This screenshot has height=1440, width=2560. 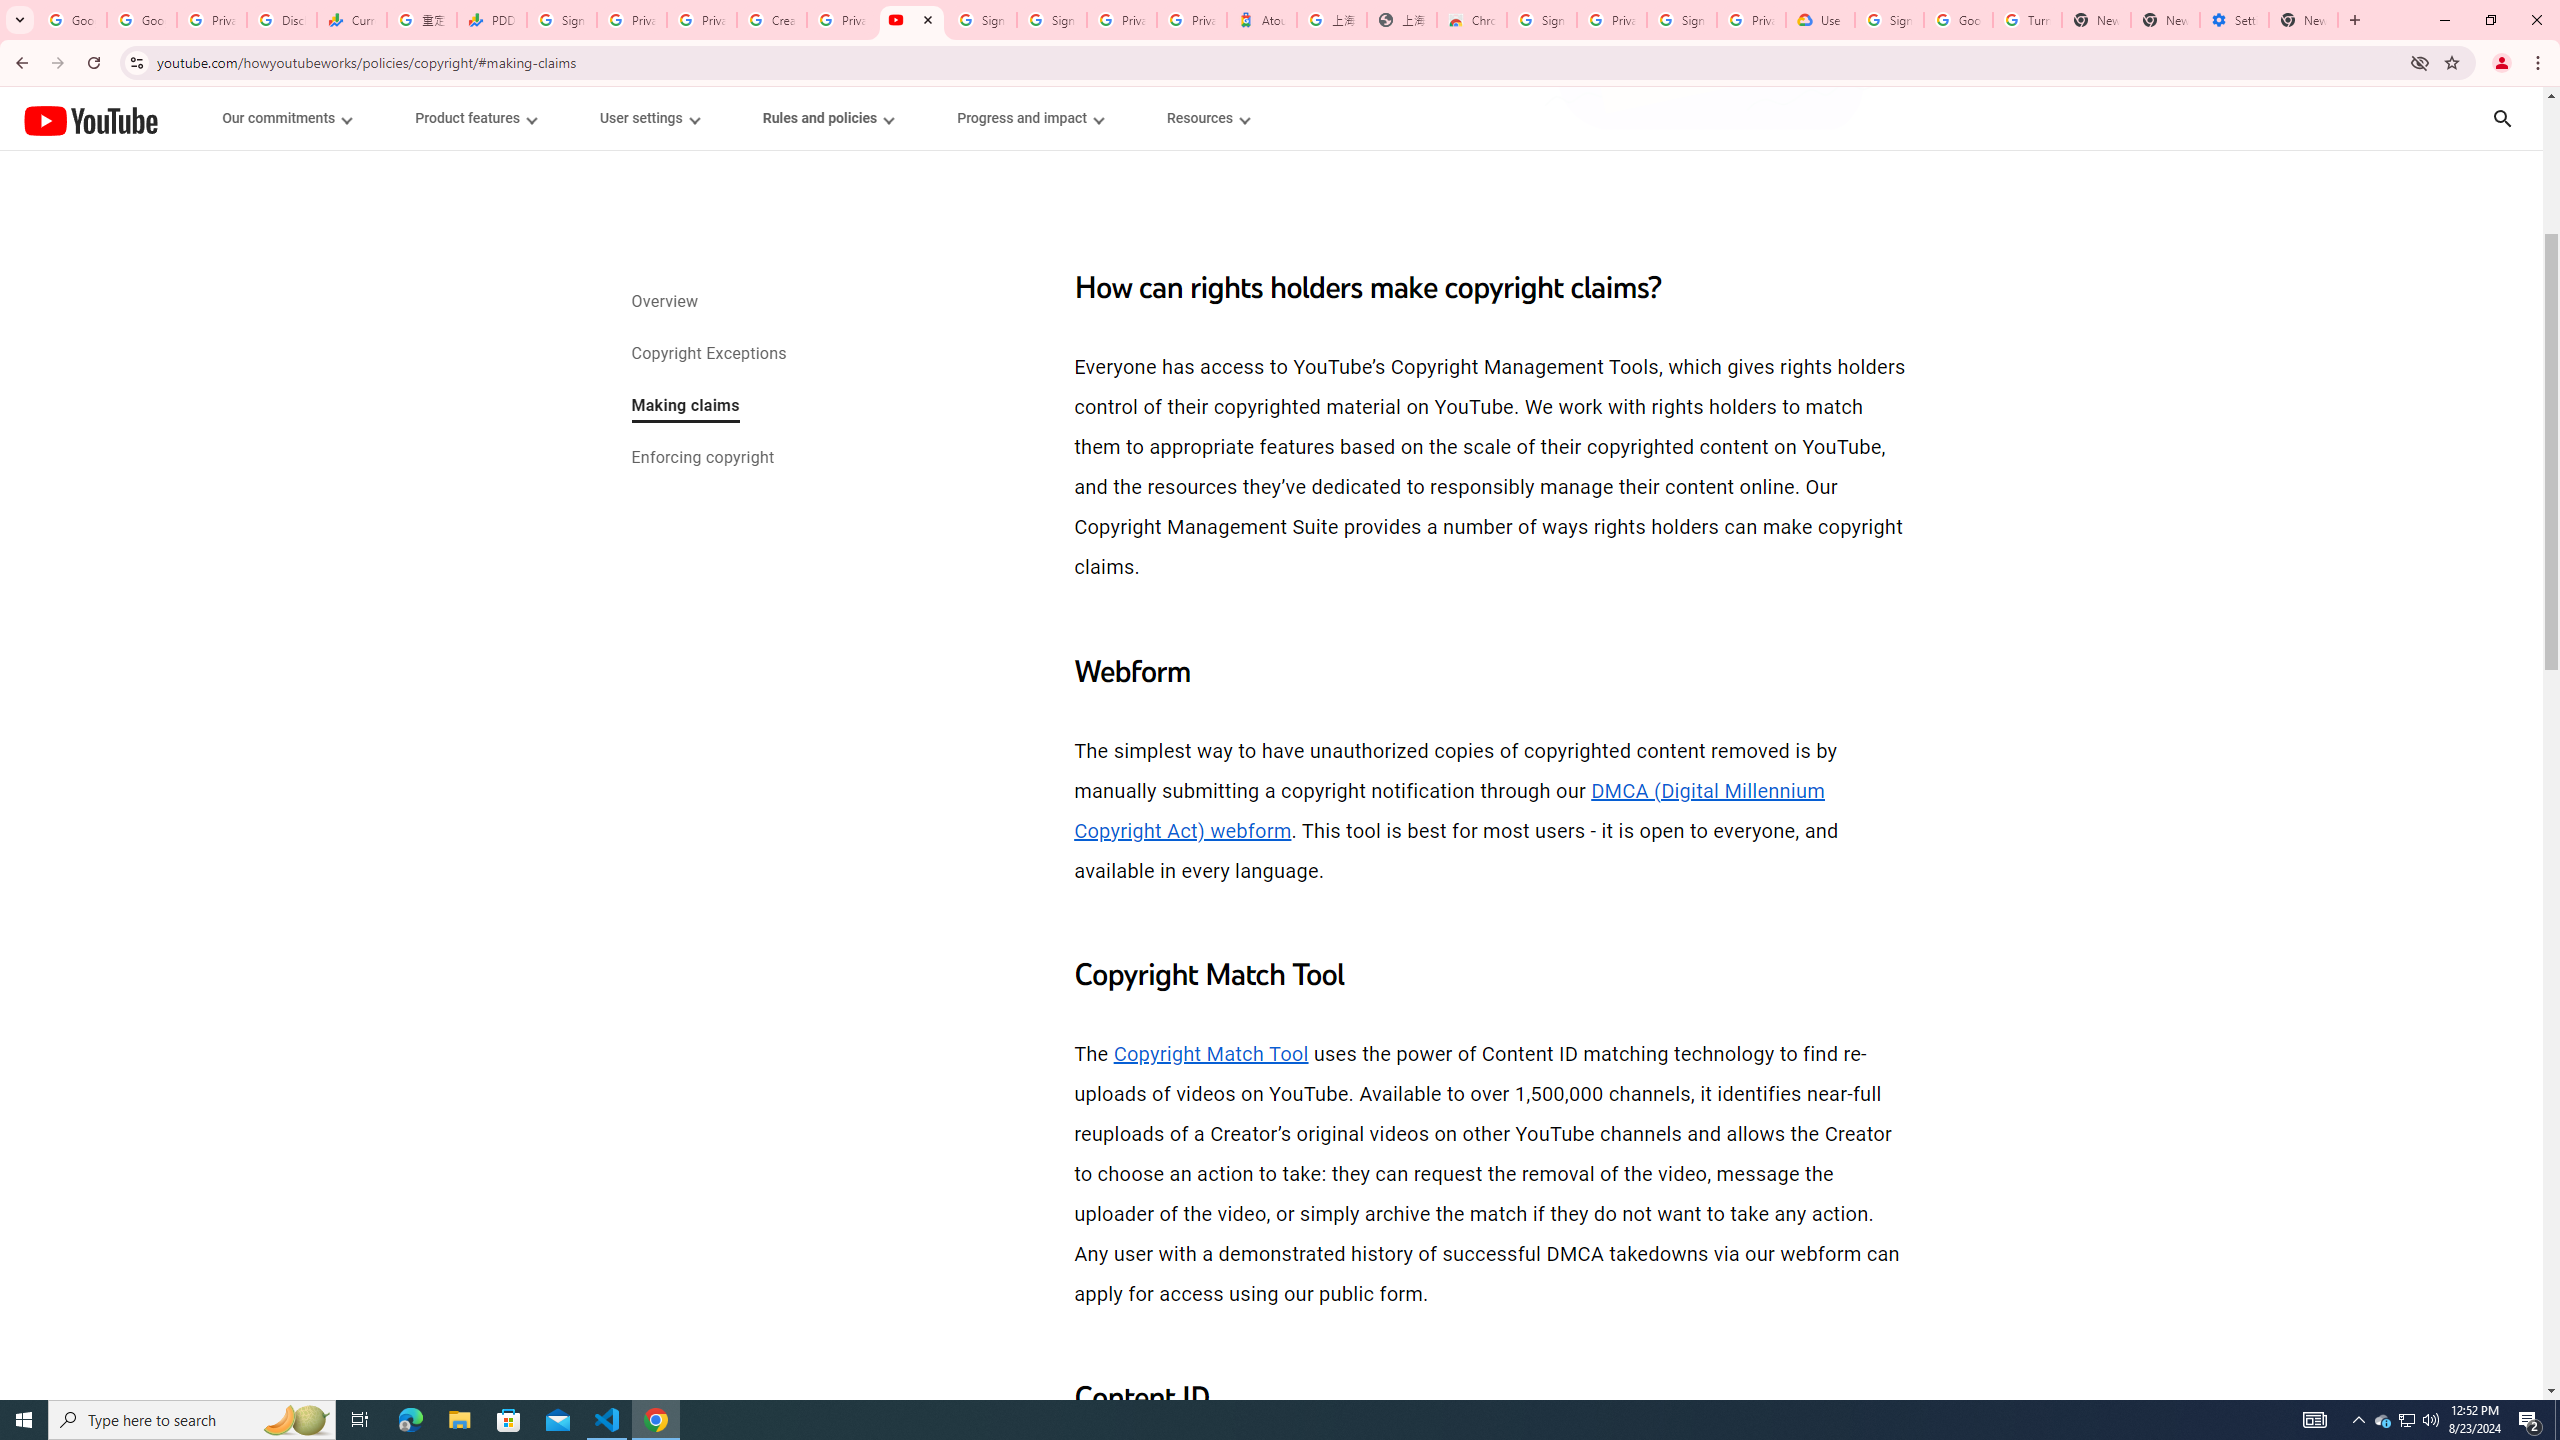 What do you see at coordinates (1030, 118) in the screenshot?
I see `'Progress and impact menupopup'` at bounding box center [1030, 118].